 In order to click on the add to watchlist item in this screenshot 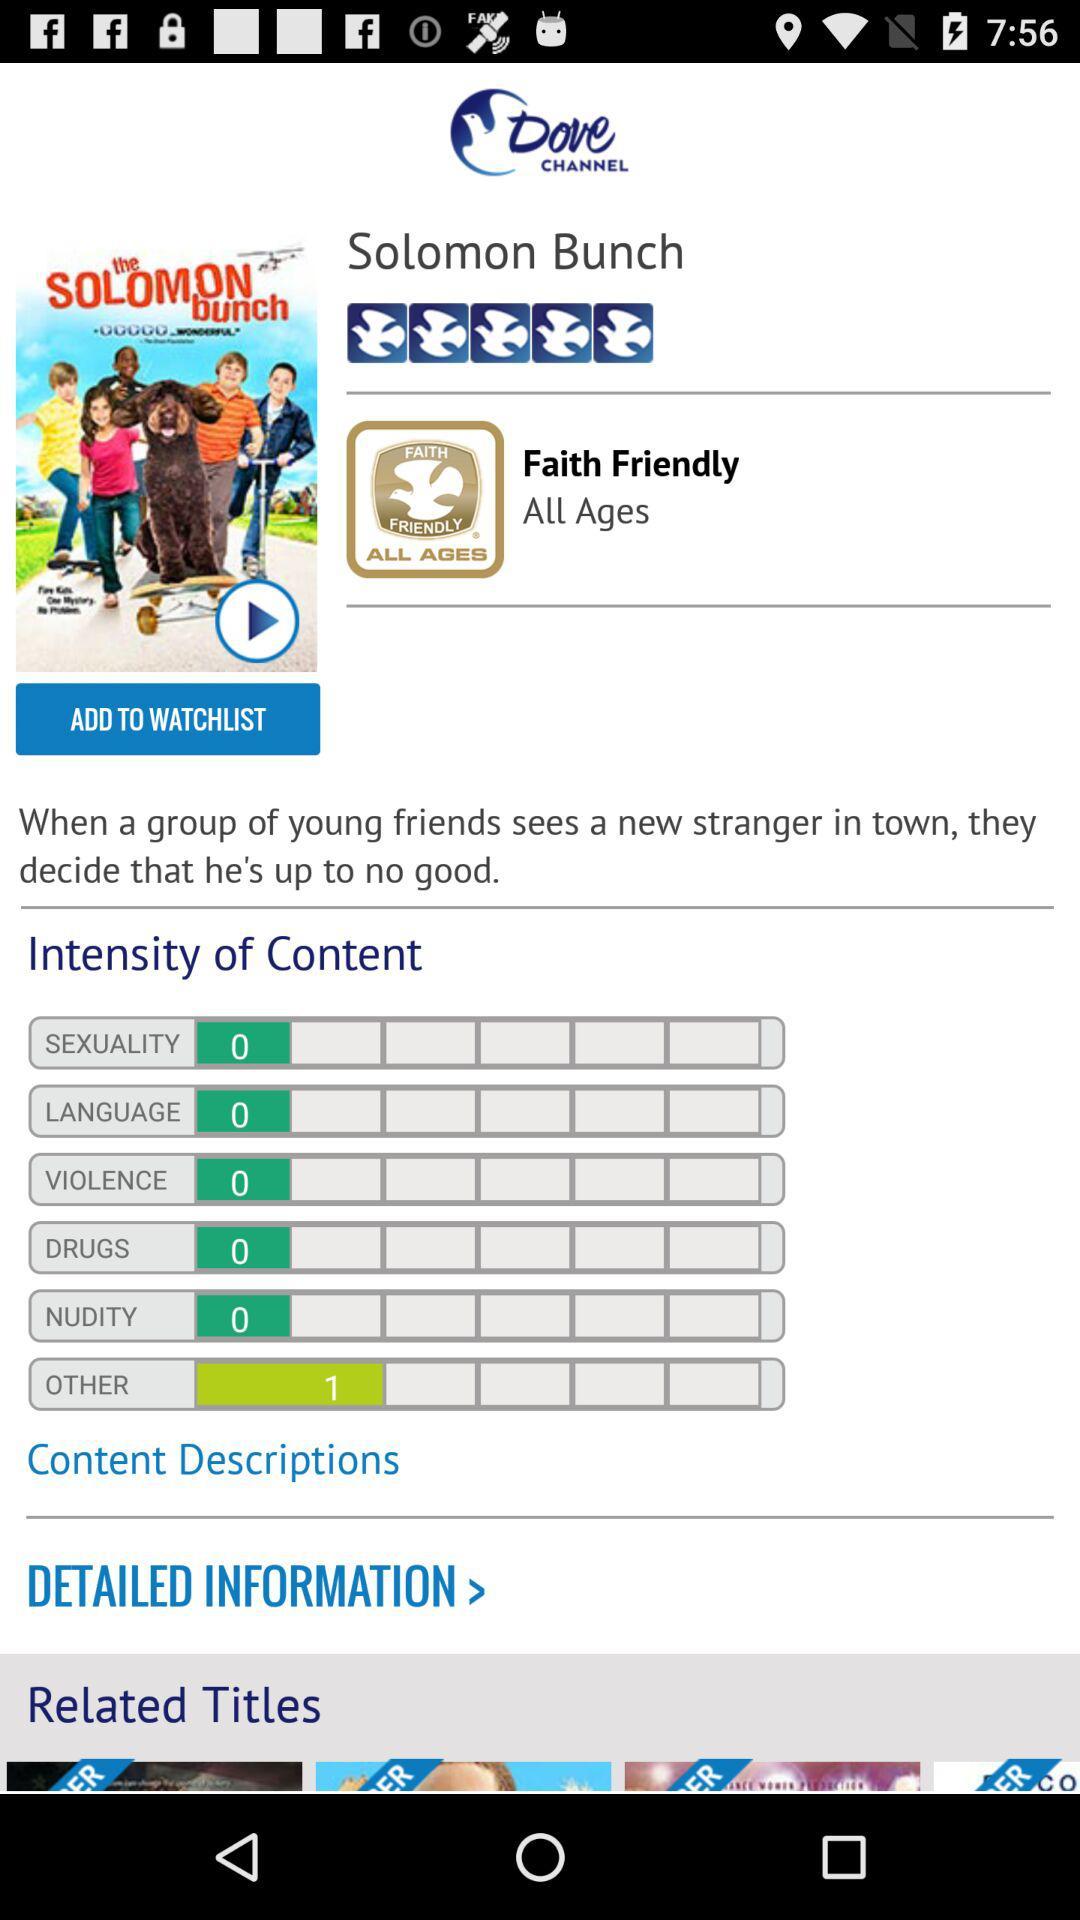, I will do `click(167, 719)`.